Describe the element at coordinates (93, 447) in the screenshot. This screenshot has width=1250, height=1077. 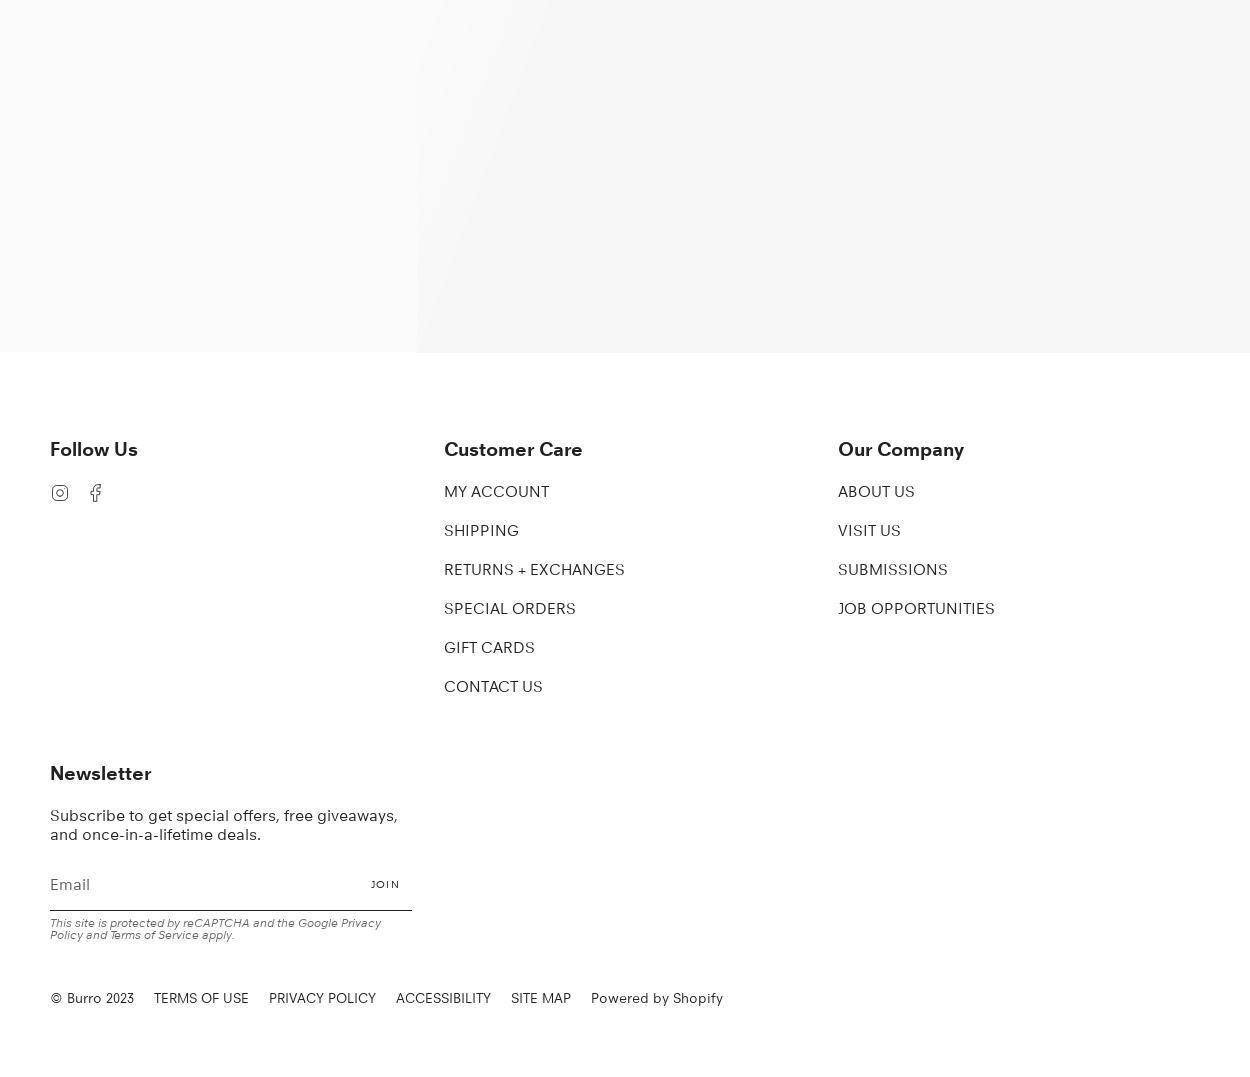
I see `'Follow Us'` at that location.